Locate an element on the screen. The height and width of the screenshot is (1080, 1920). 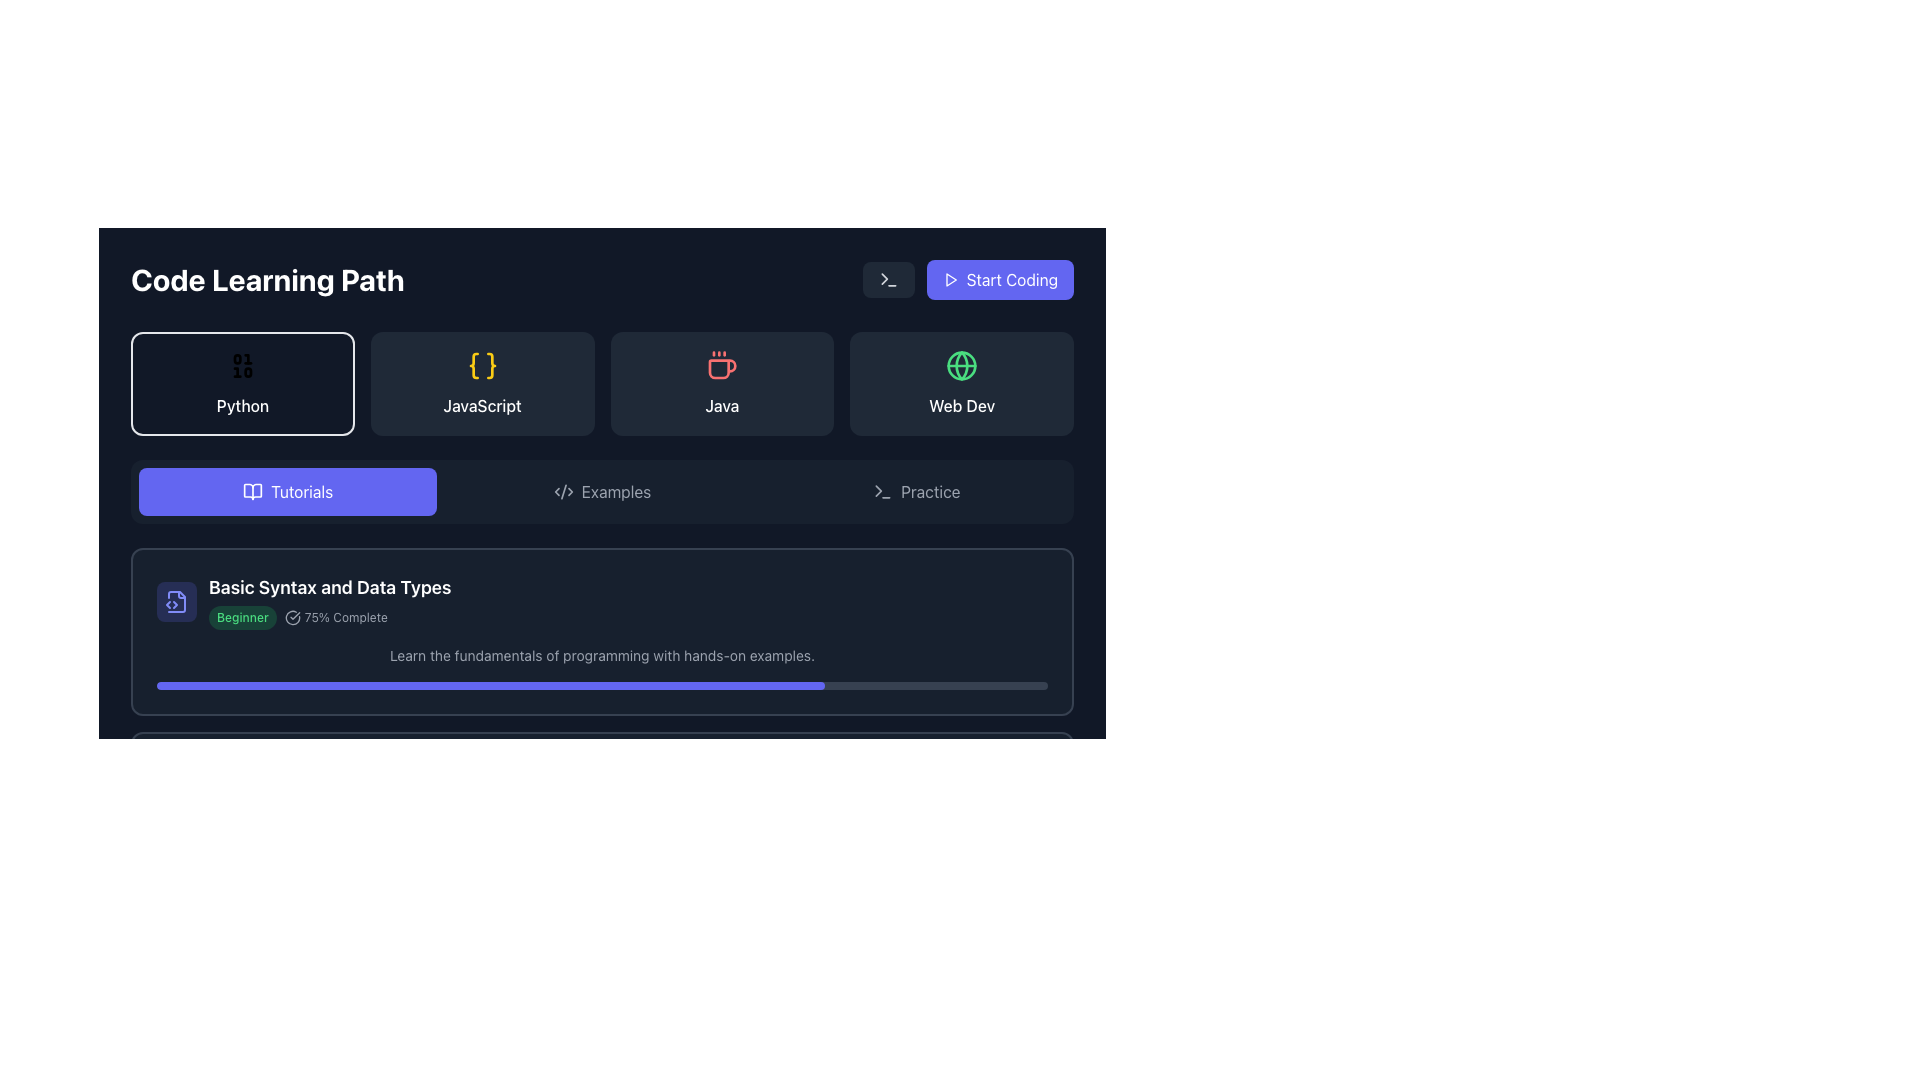
the 'Start Coding' button located in the top-right corner of the interface, which has a vibrant indigo background and white text, to initiate the action is located at coordinates (999, 280).